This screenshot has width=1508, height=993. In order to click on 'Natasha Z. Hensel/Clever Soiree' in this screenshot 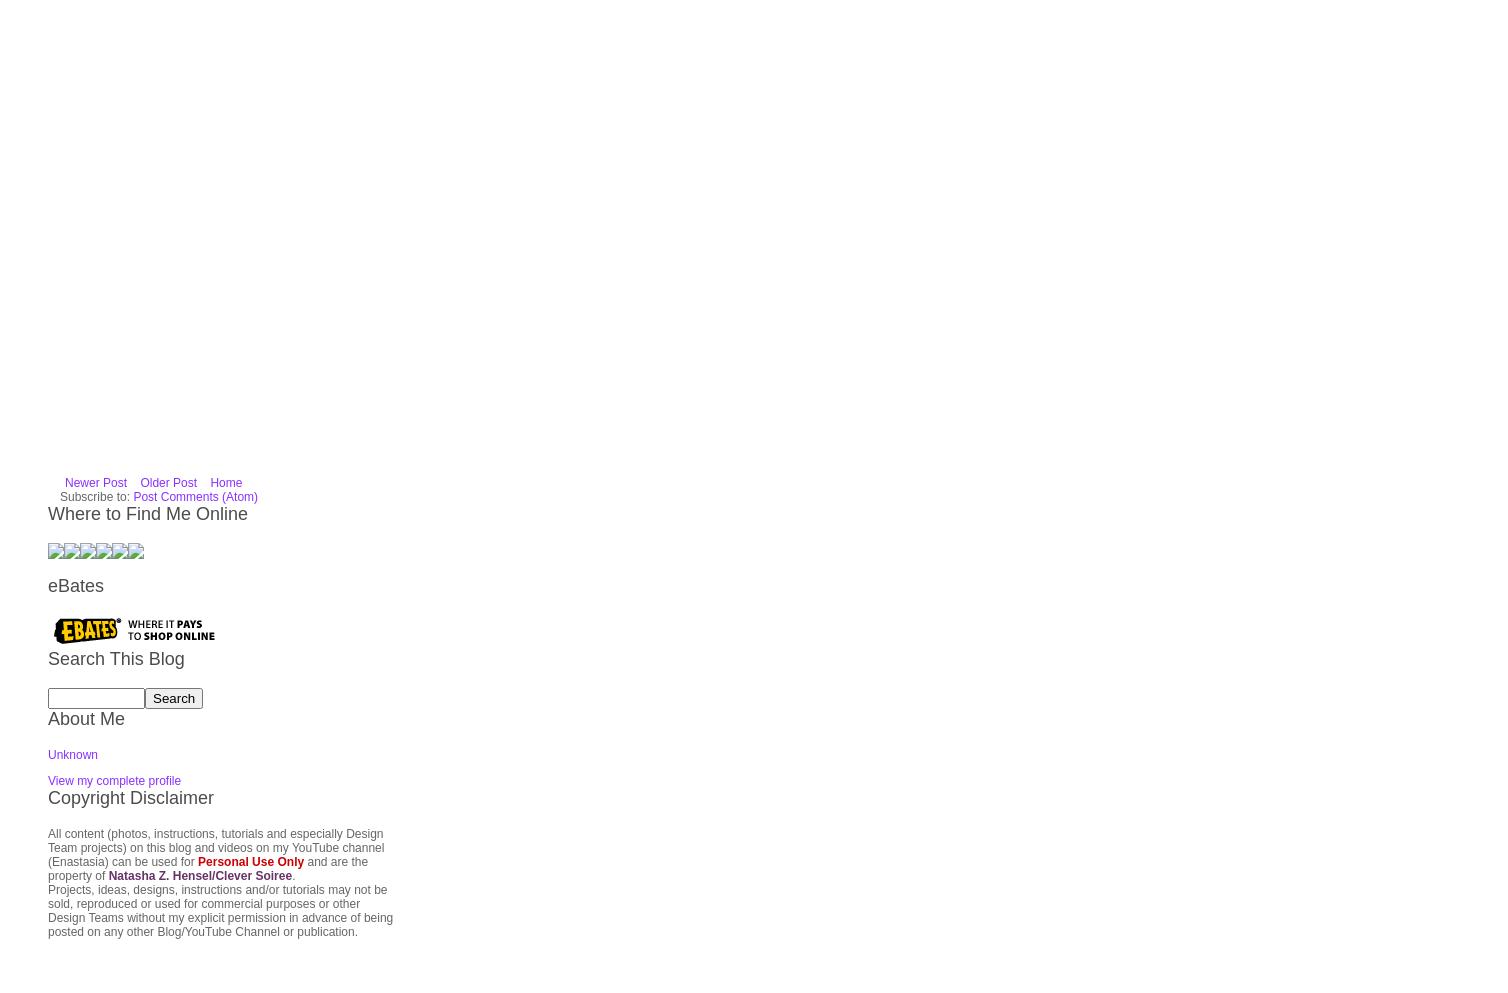, I will do `click(198, 636)`.